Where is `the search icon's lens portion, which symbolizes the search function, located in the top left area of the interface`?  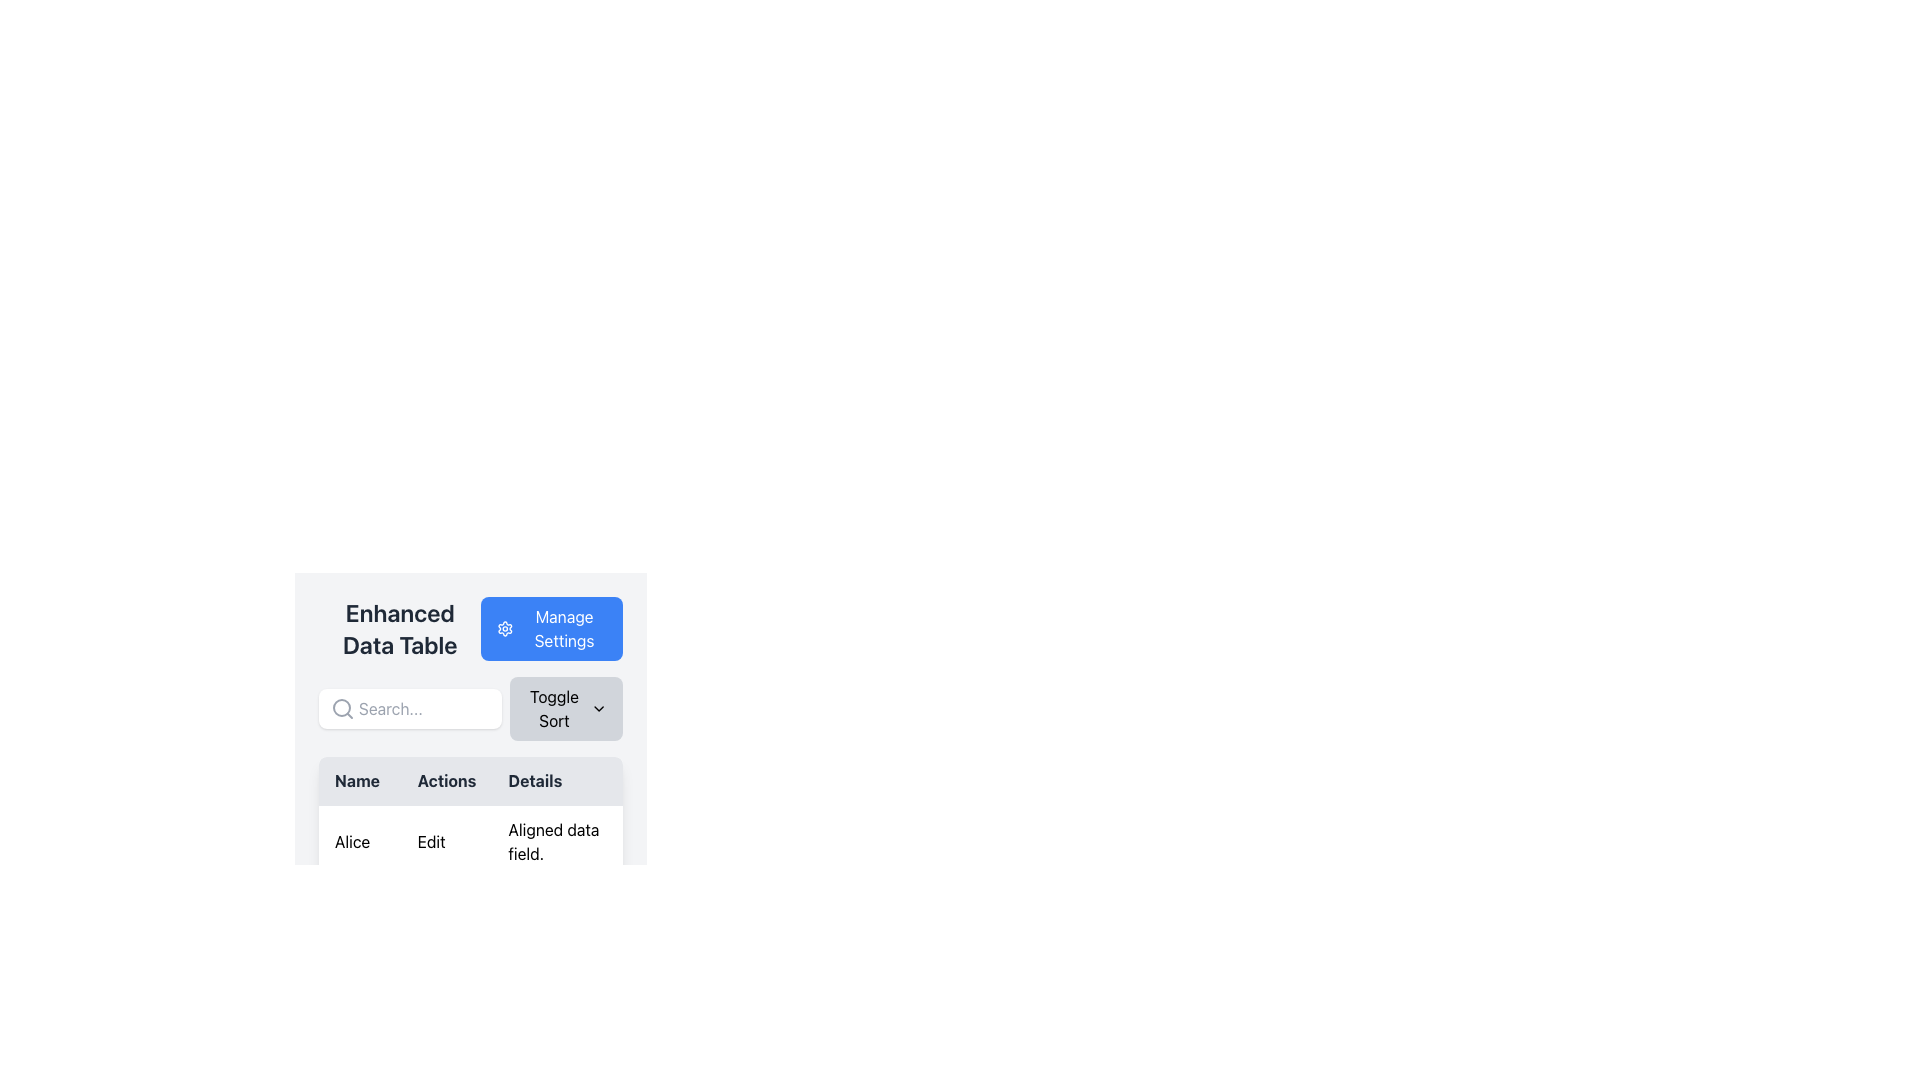 the search icon's lens portion, which symbolizes the search function, located in the top left area of the interface is located at coordinates (341, 707).